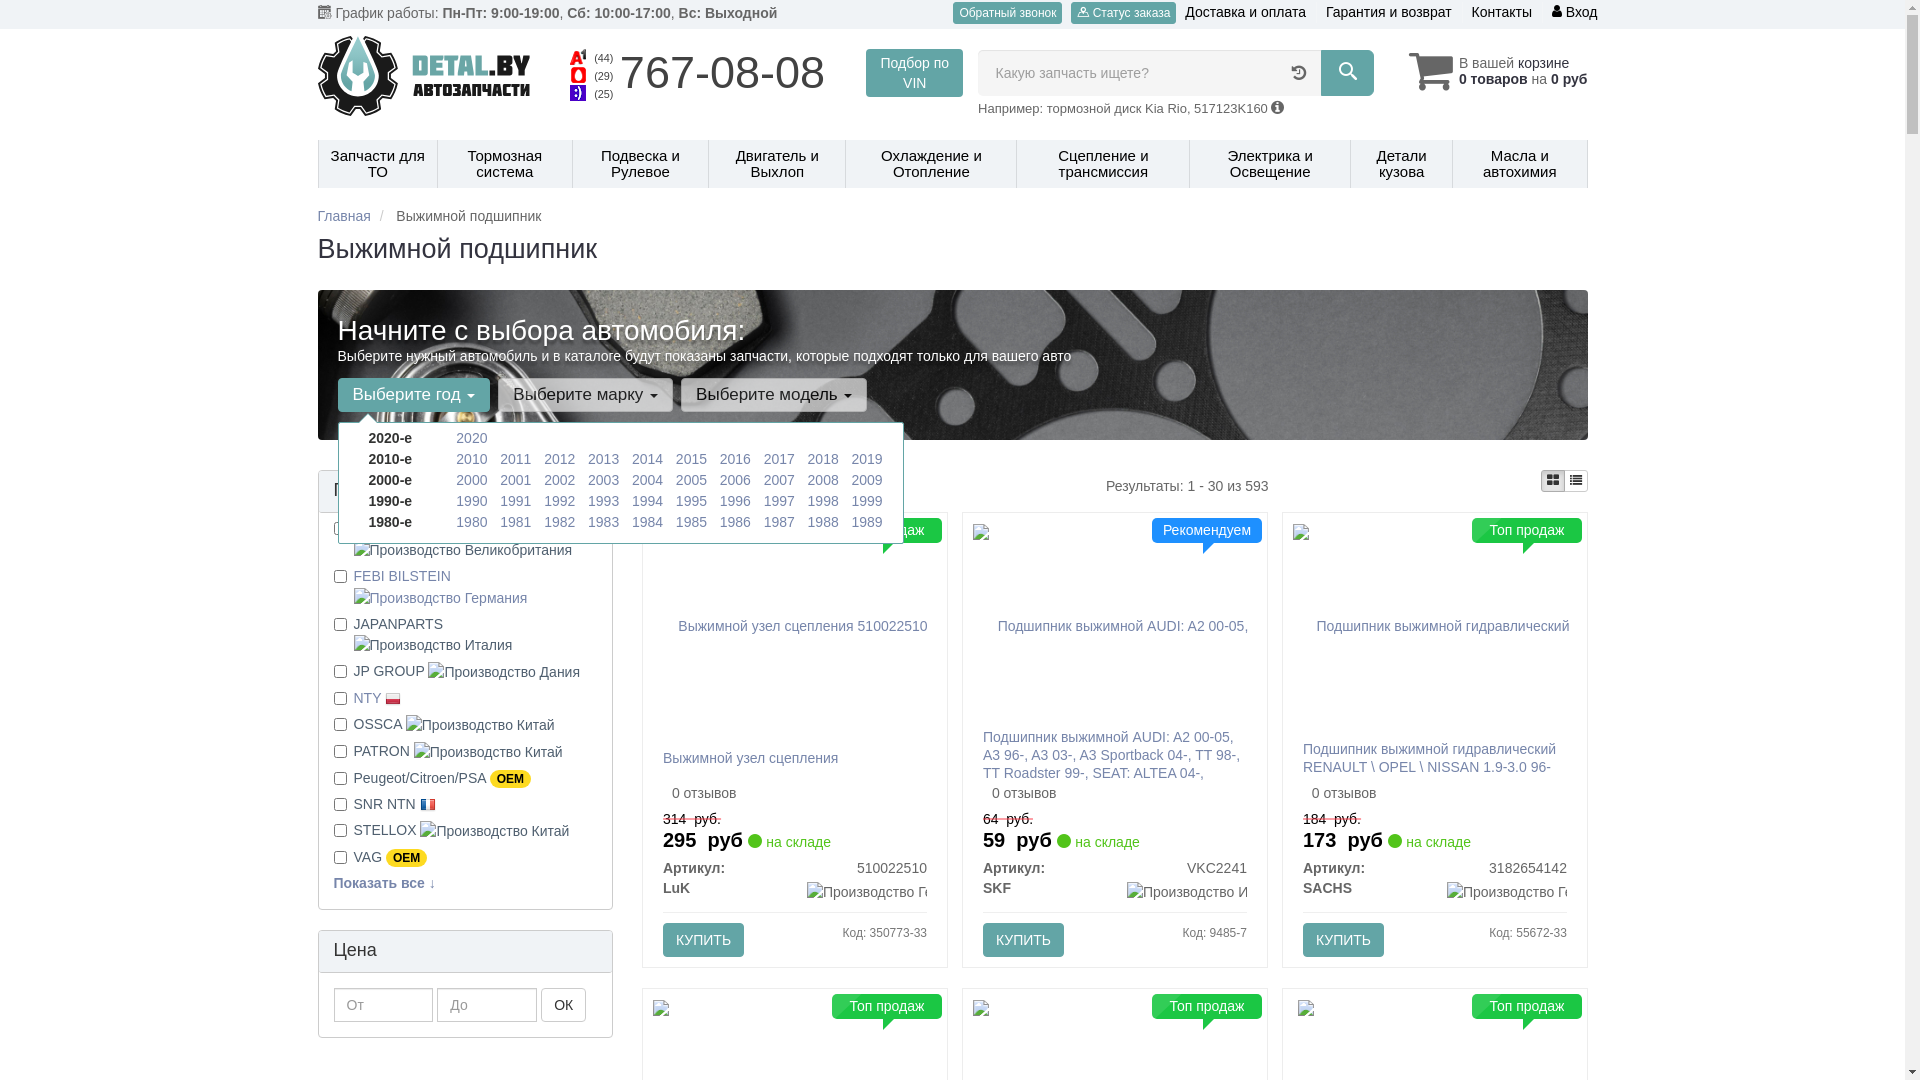 The width and height of the screenshot is (1920, 1080). What do you see at coordinates (778, 500) in the screenshot?
I see `'1997'` at bounding box center [778, 500].